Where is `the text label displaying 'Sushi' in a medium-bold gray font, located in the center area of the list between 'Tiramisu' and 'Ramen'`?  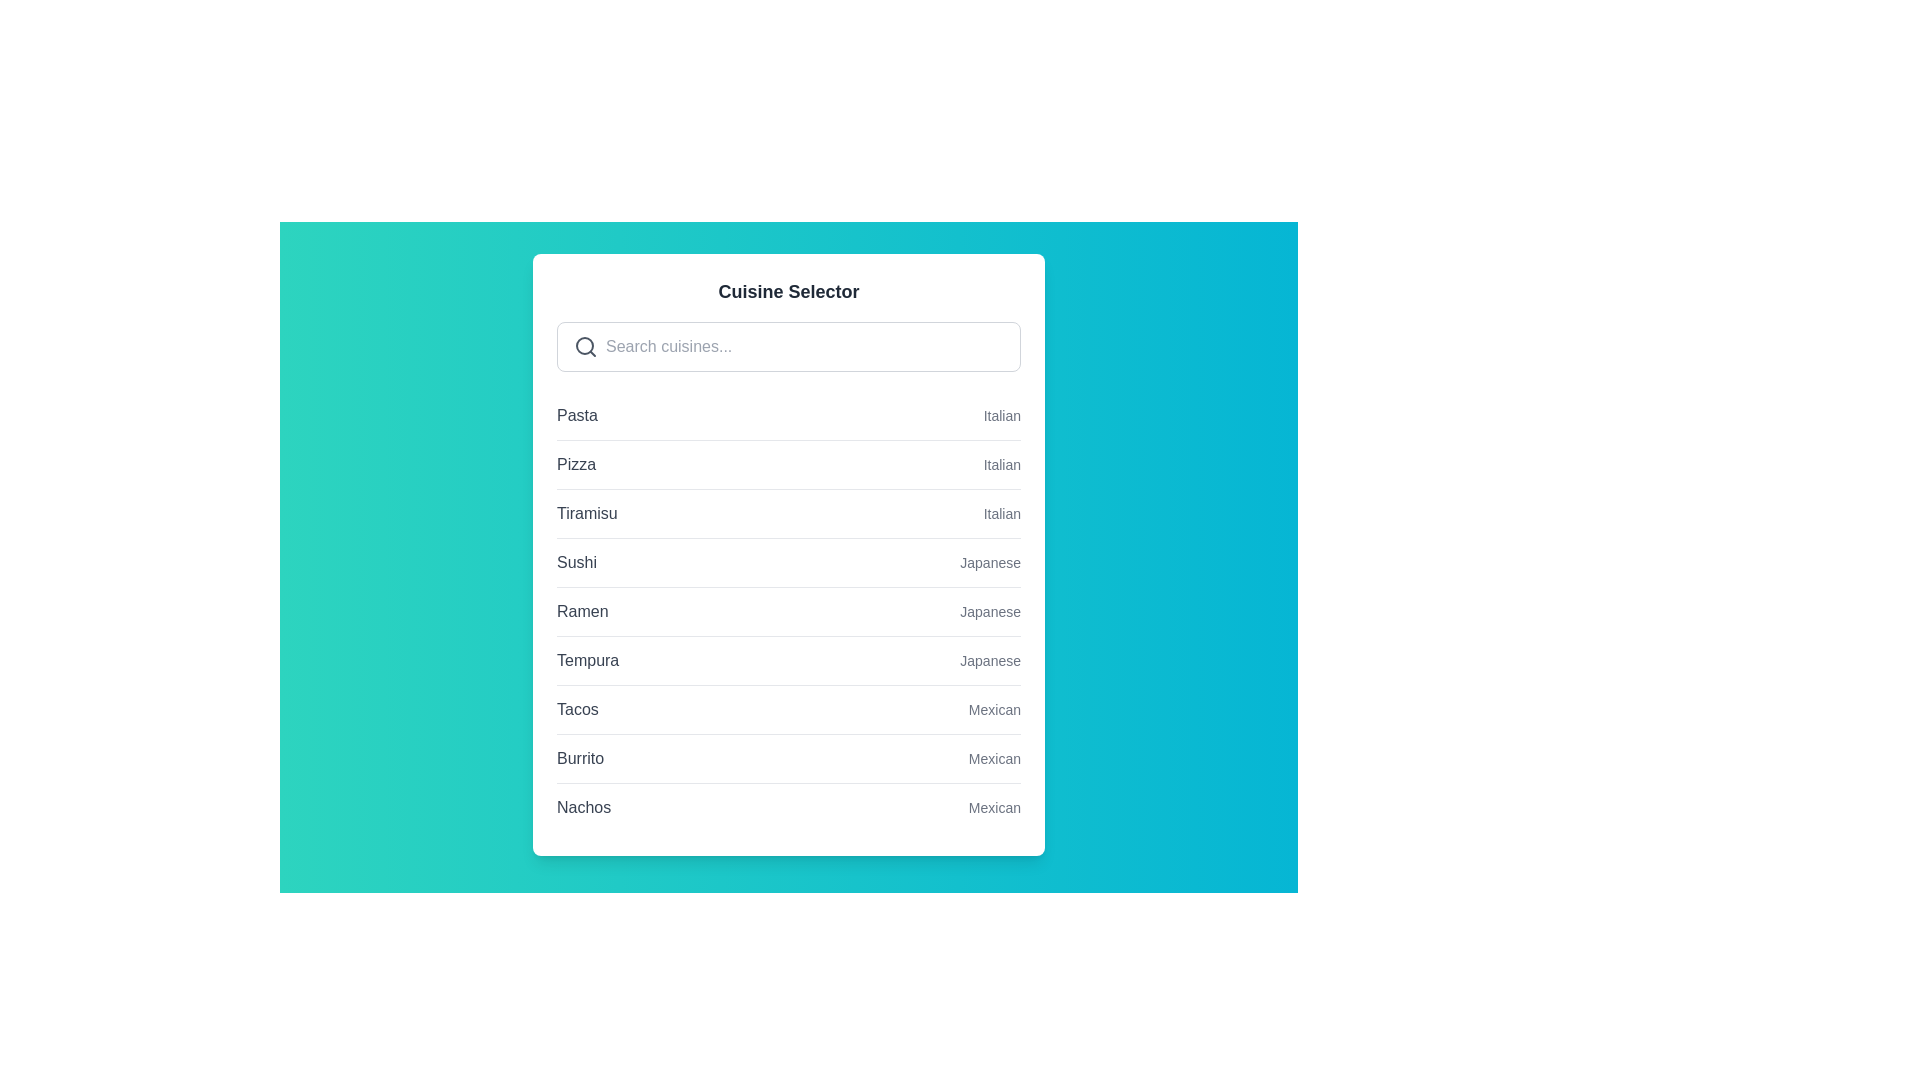 the text label displaying 'Sushi' in a medium-bold gray font, located in the center area of the list between 'Tiramisu' and 'Ramen' is located at coordinates (575, 563).